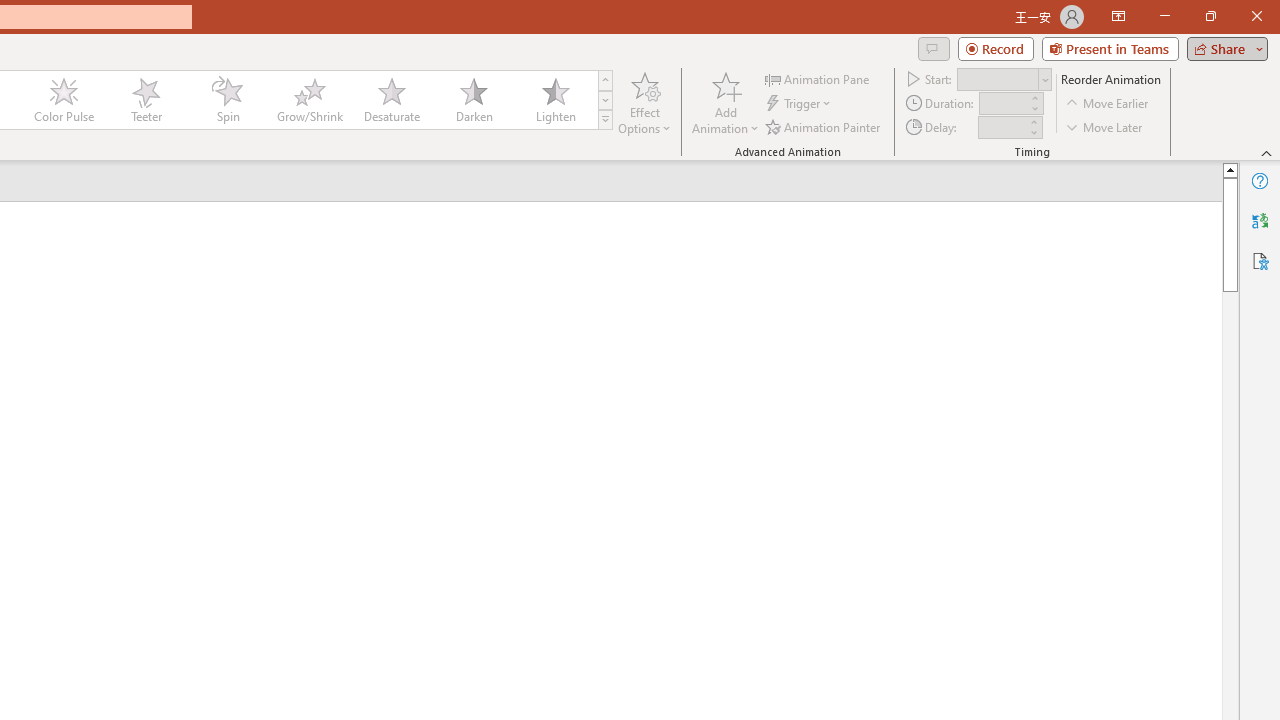 The width and height of the screenshot is (1280, 720). I want to click on 'Line up', so click(1229, 168).